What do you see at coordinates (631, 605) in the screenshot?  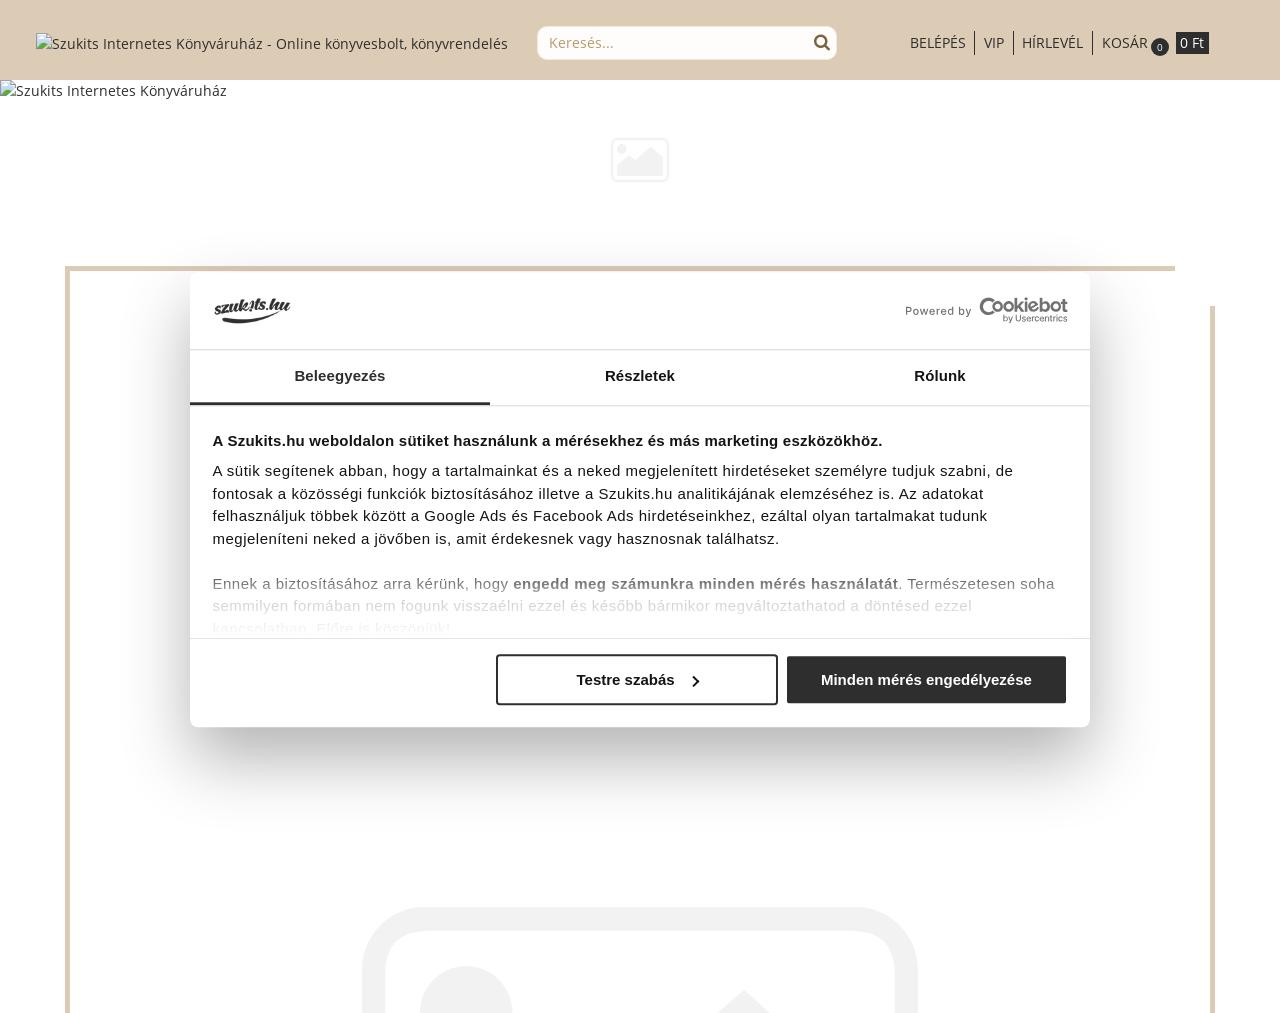 I see `'. Természetesen soha semmilyen formában nem fogunk visszaélni ezzel és később bármikor megváltoztathatod a döntésed ezzel kapcsolatban. Előre is köszönjük!'` at bounding box center [631, 605].